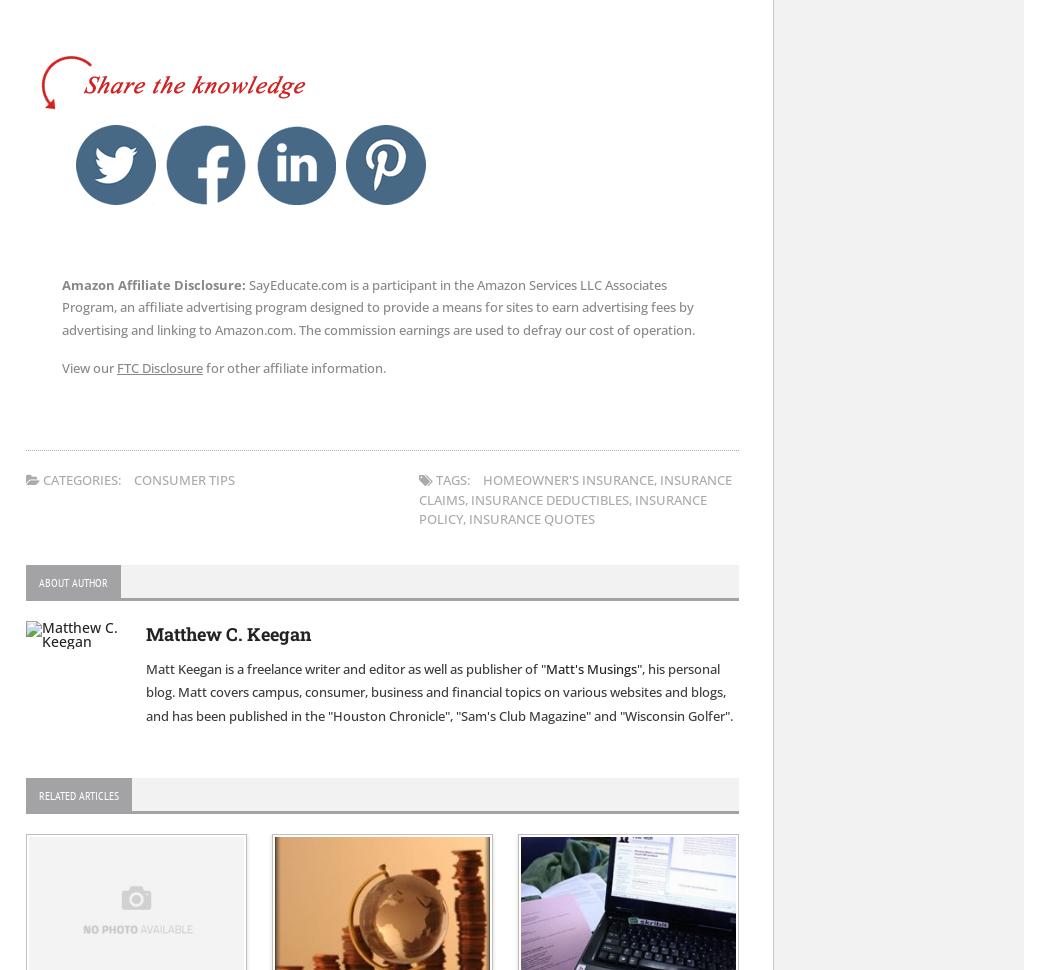 The width and height of the screenshot is (1050, 970). Describe the element at coordinates (144, 667) in the screenshot. I see `'Matt Keegan is a freelance writer and editor as well as publisher of "'` at that location.